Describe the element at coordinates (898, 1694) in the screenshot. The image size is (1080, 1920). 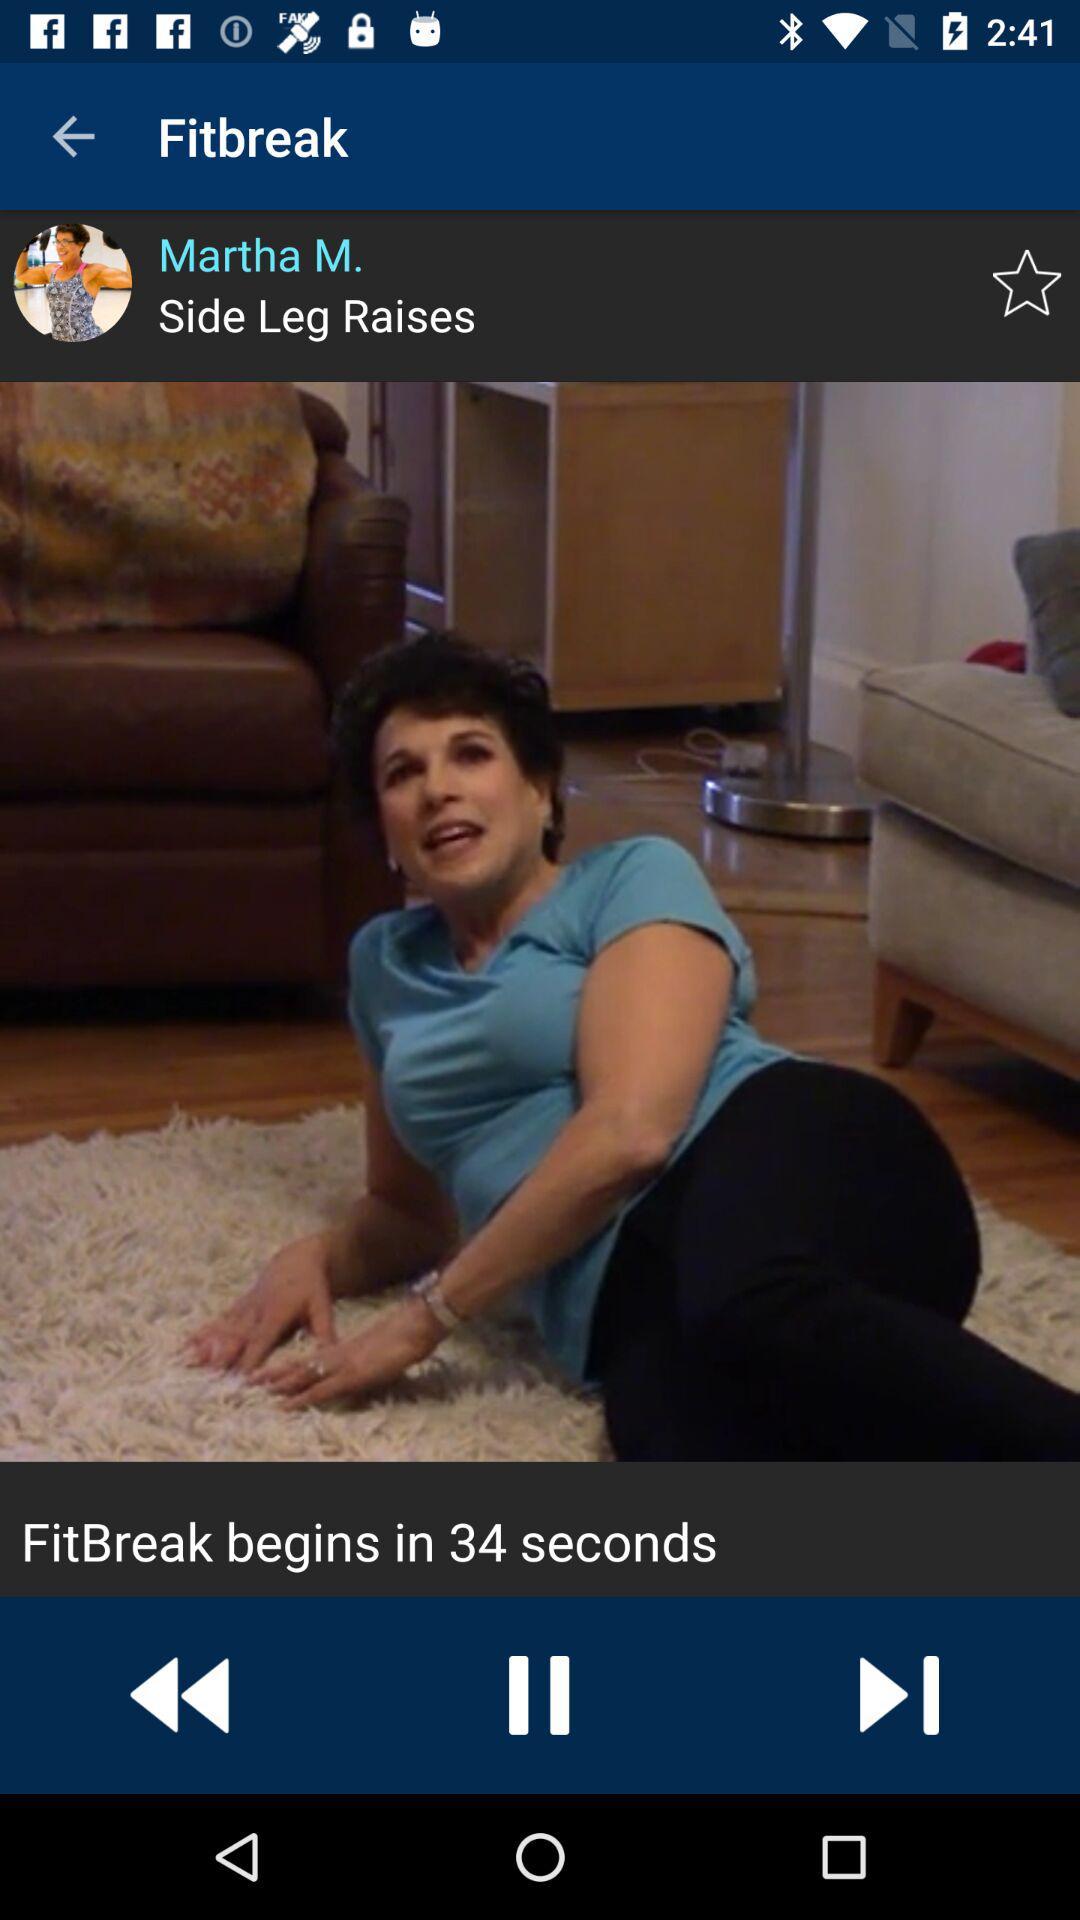
I see `next button` at that location.